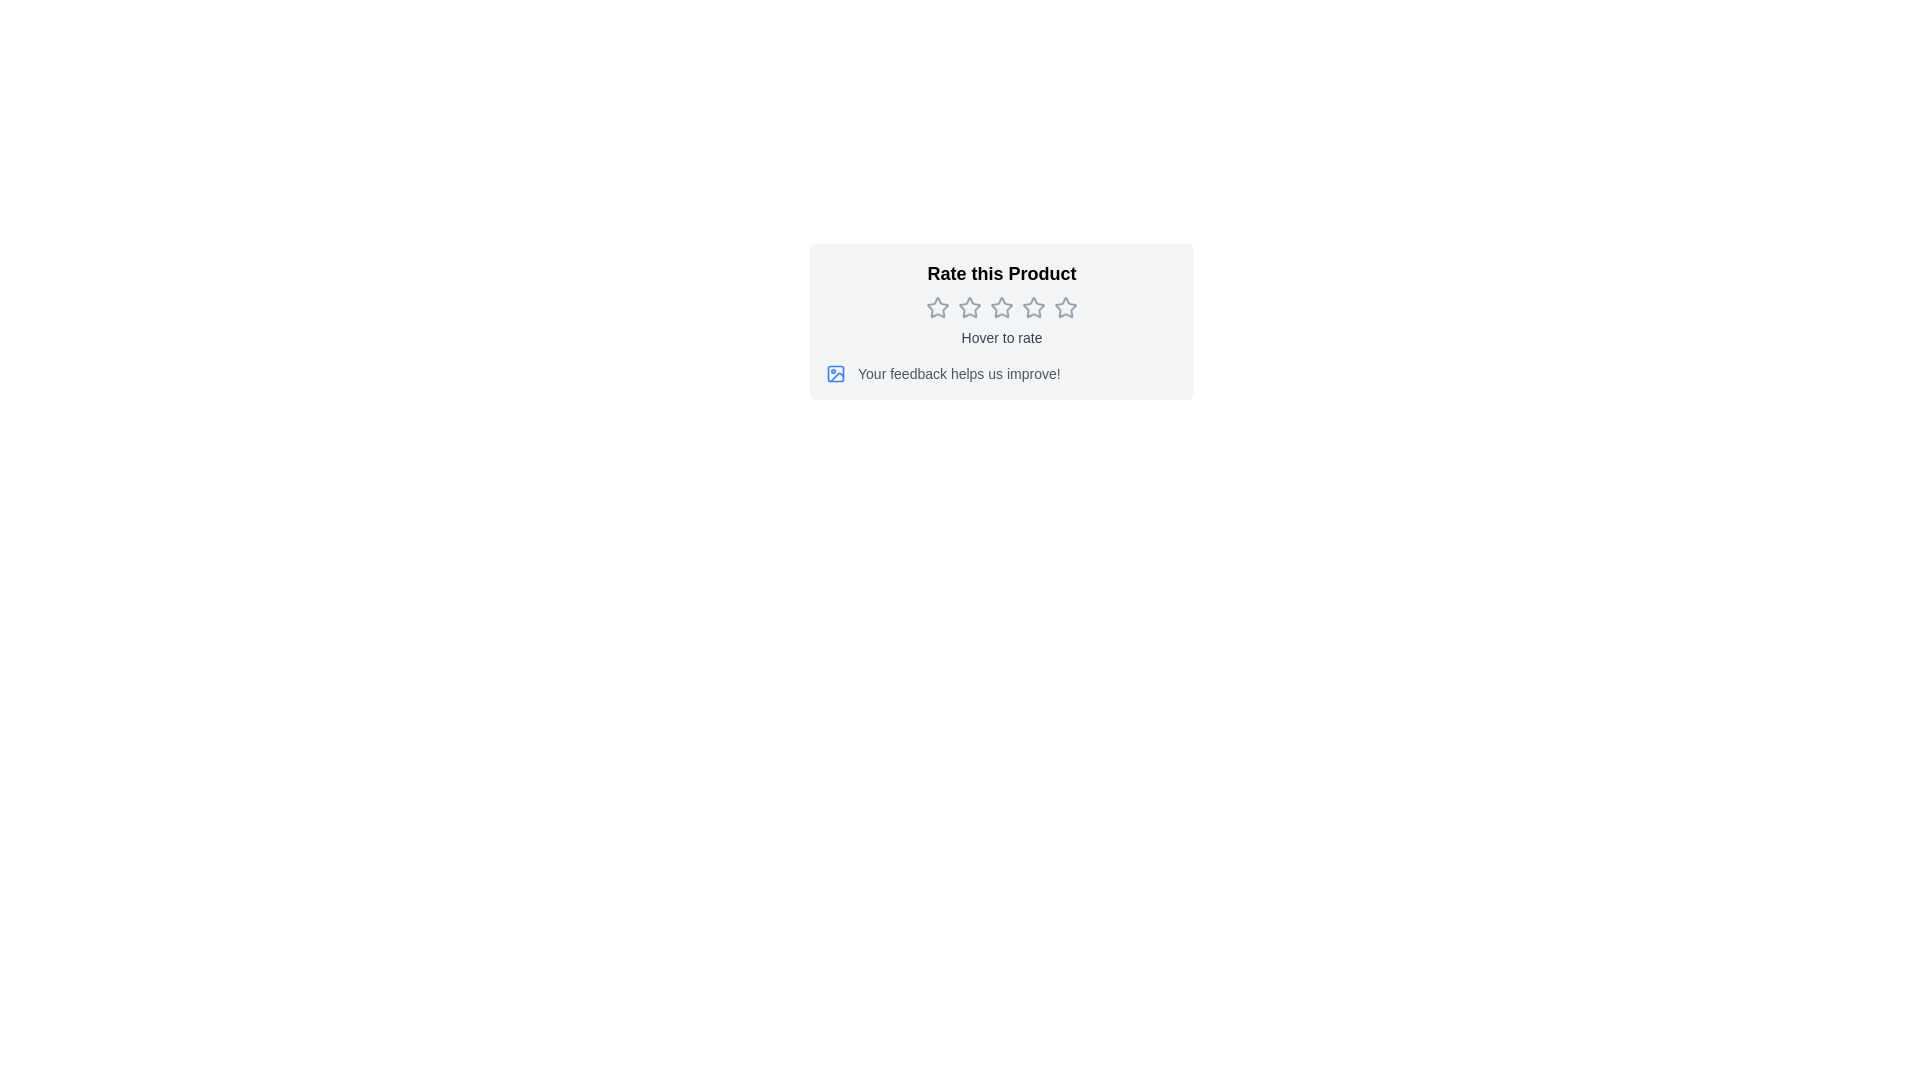 This screenshot has height=1080, width=1920. I want to click on the second star in the rating widget, so click(969, 307).